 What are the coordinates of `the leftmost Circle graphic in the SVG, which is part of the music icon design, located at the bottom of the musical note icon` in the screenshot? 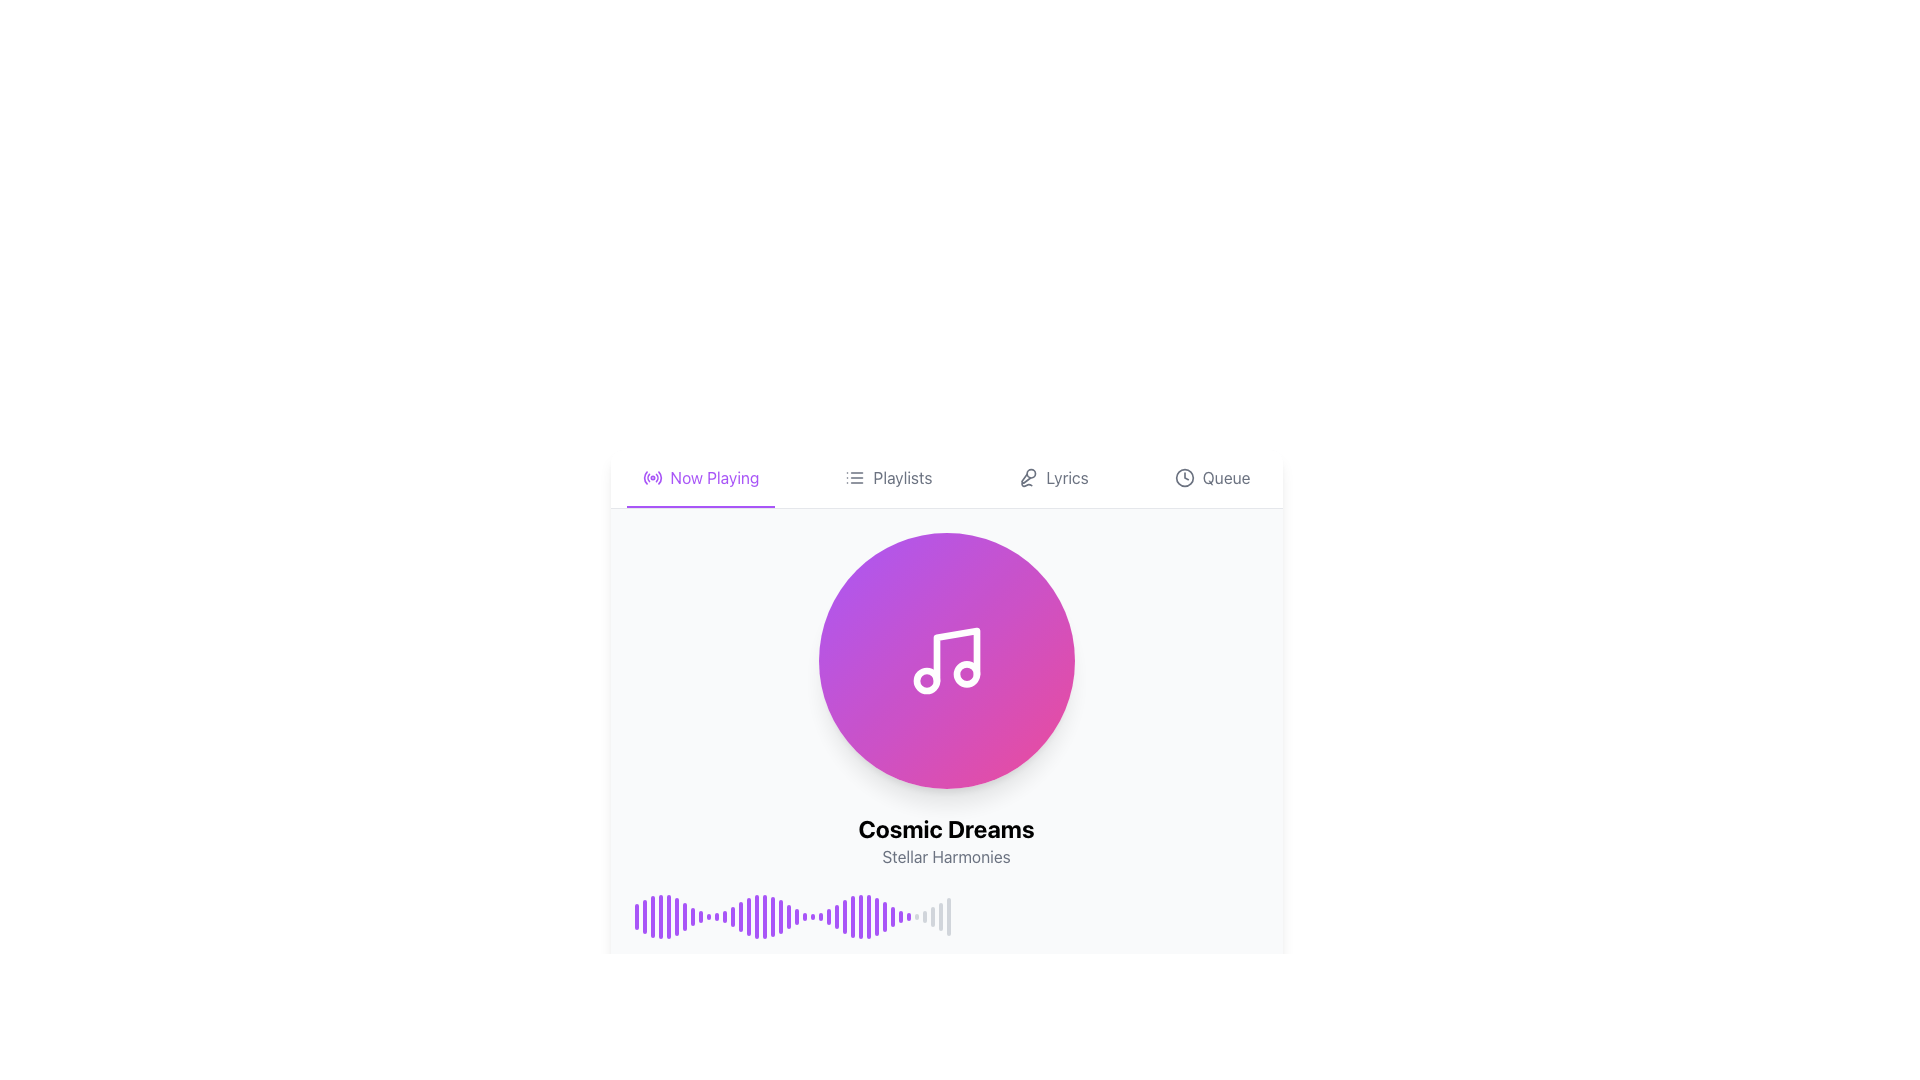 It's located at (925, 680).